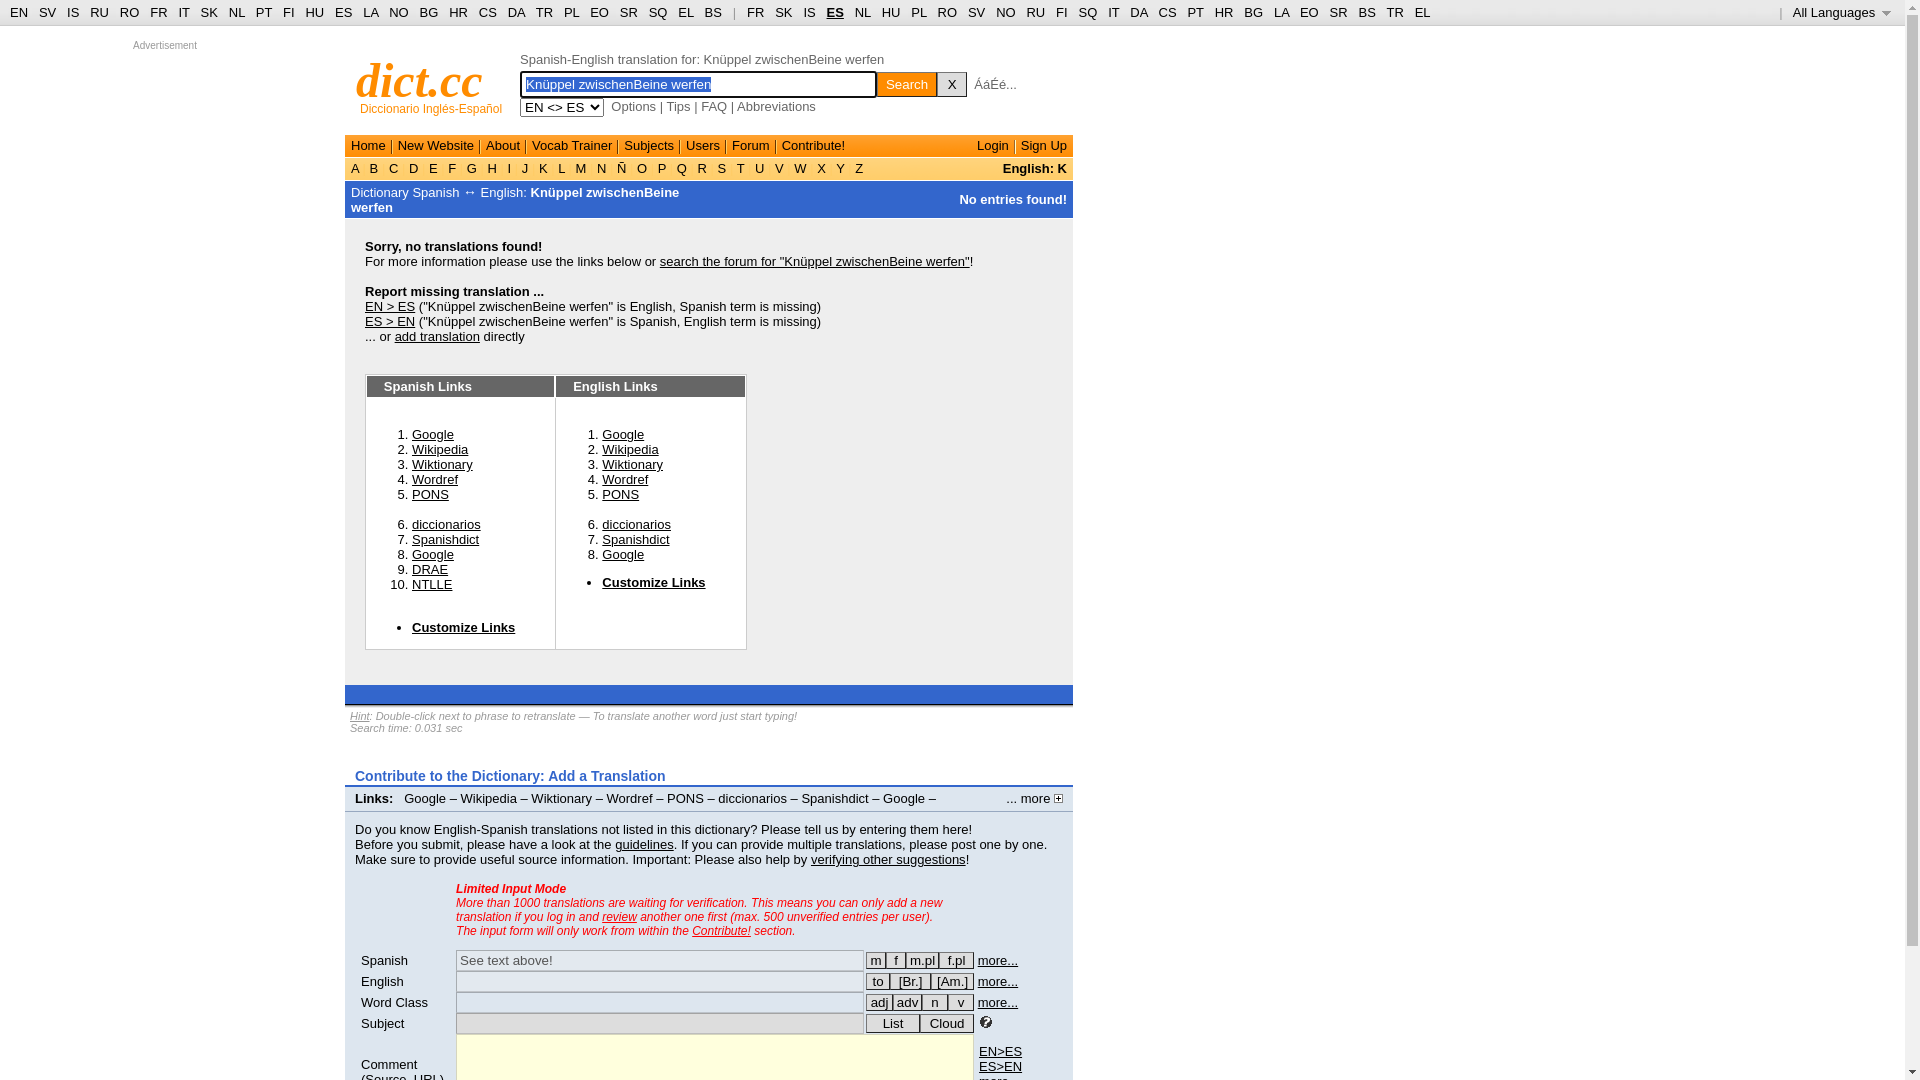  I want to click on 'IS', so click(72, 12).